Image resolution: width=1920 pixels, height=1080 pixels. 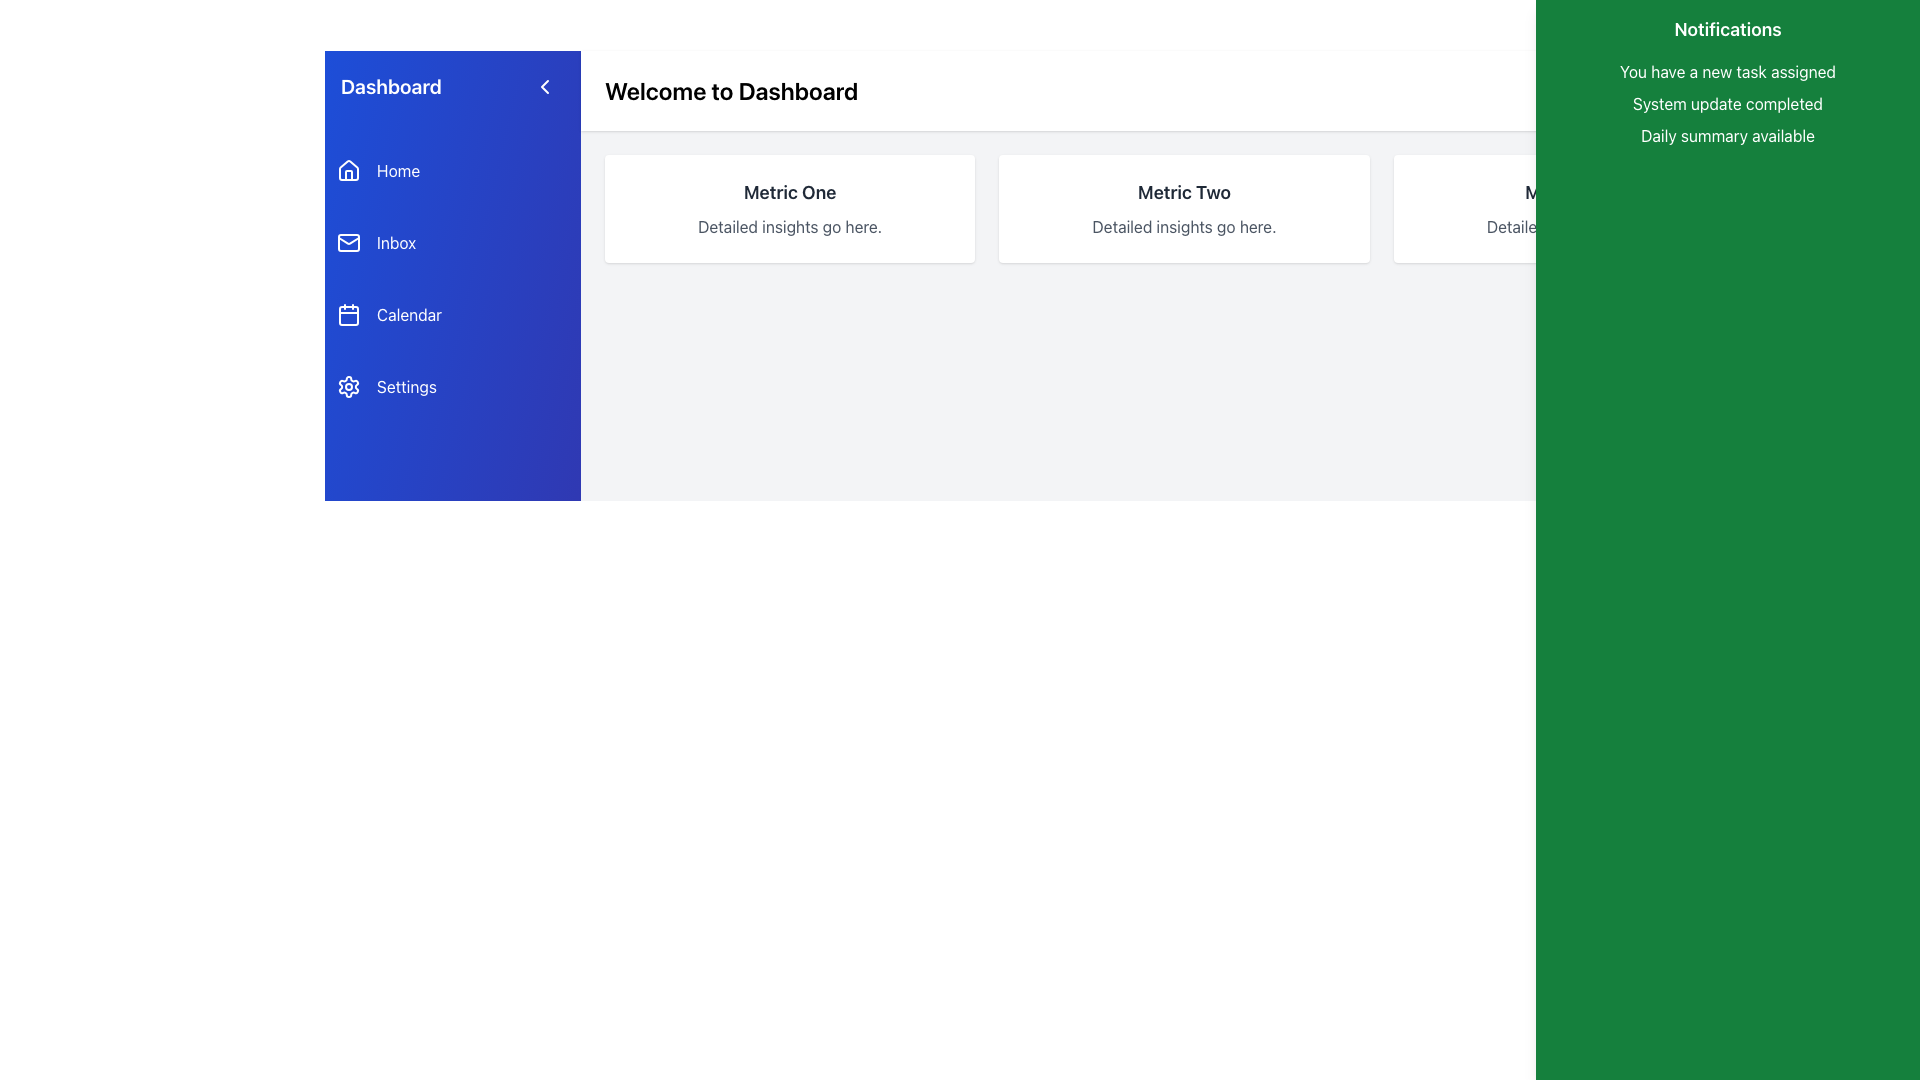 What do you see at coordinates (1184, 192) in the screenshot?
I see `text label displaying 'Metric Two' which is a bold, large dark font on a light background in the second metric card` at bounding box center [1184, 192].